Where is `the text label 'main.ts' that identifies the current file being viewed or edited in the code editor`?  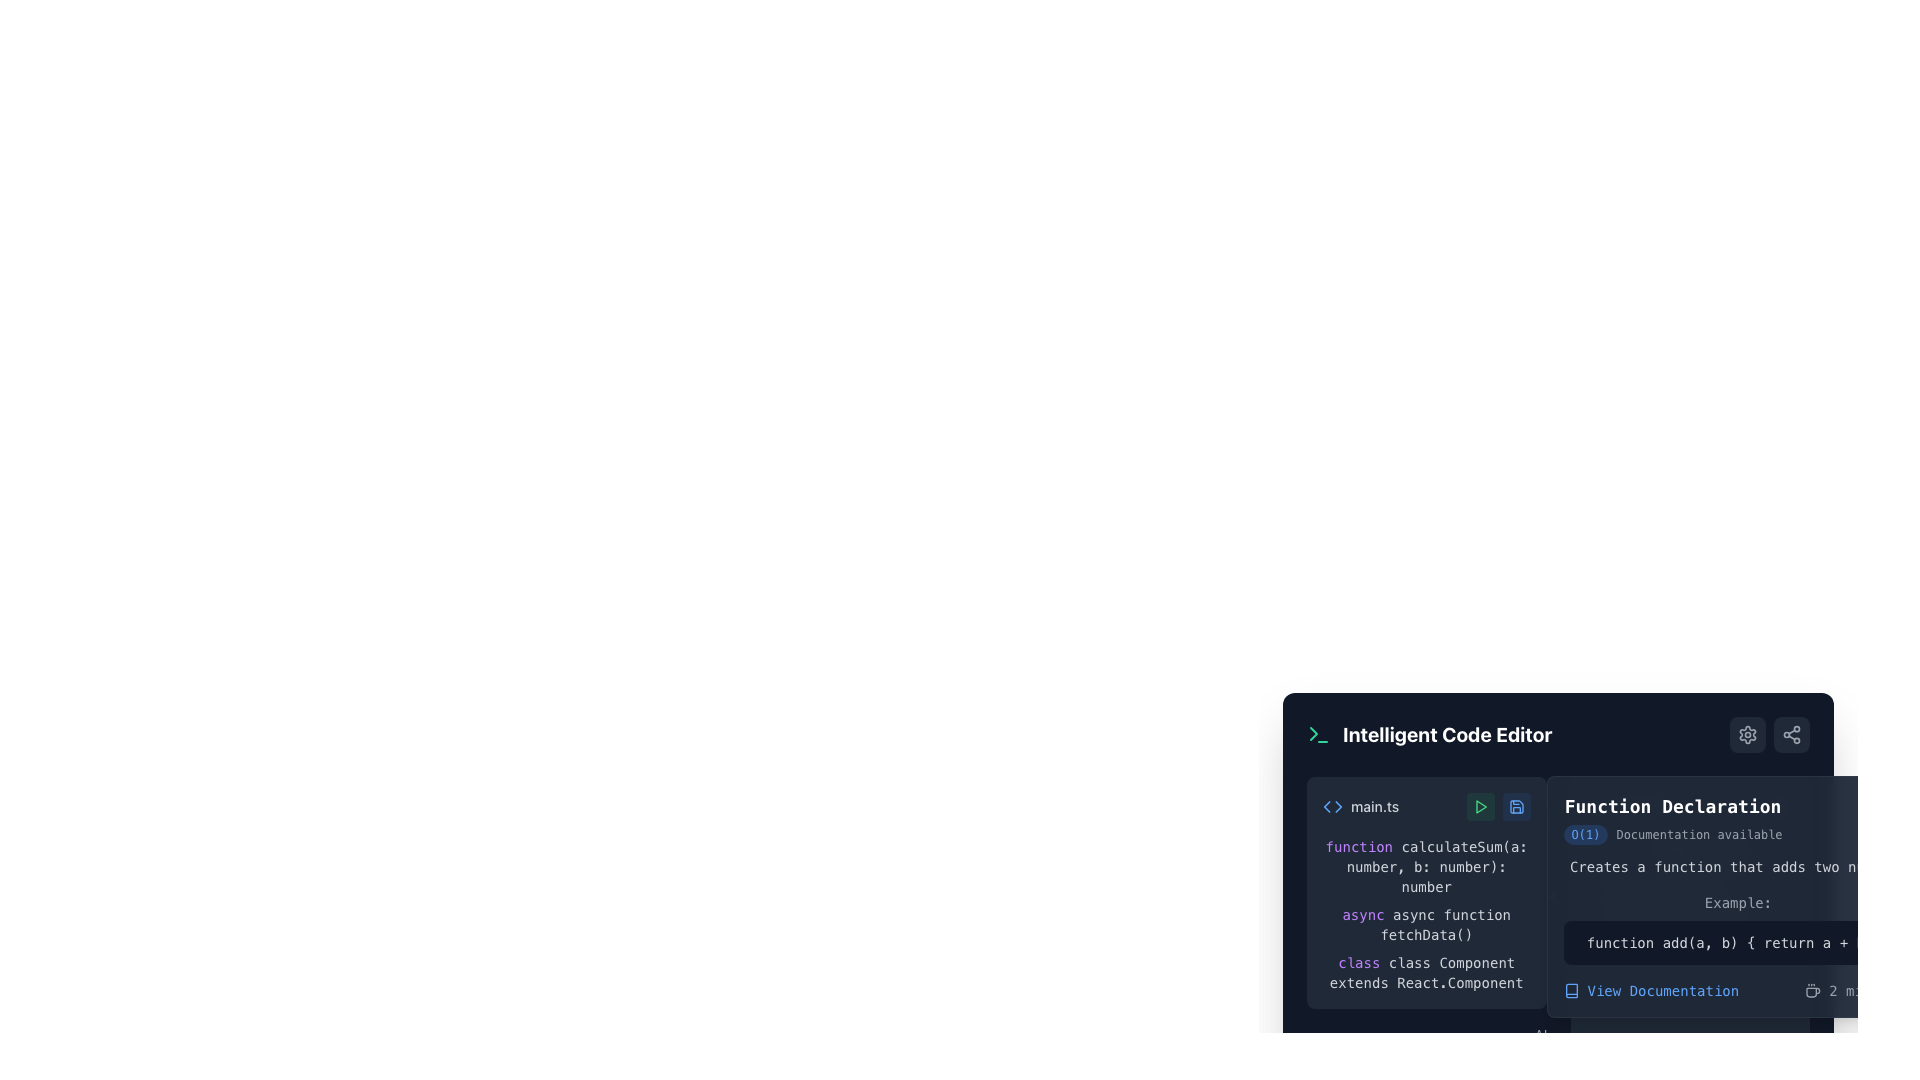 the text label 'main.ts' that identifies the current file being viewed or edited in the code editor is located at coordinates (1373, 805).